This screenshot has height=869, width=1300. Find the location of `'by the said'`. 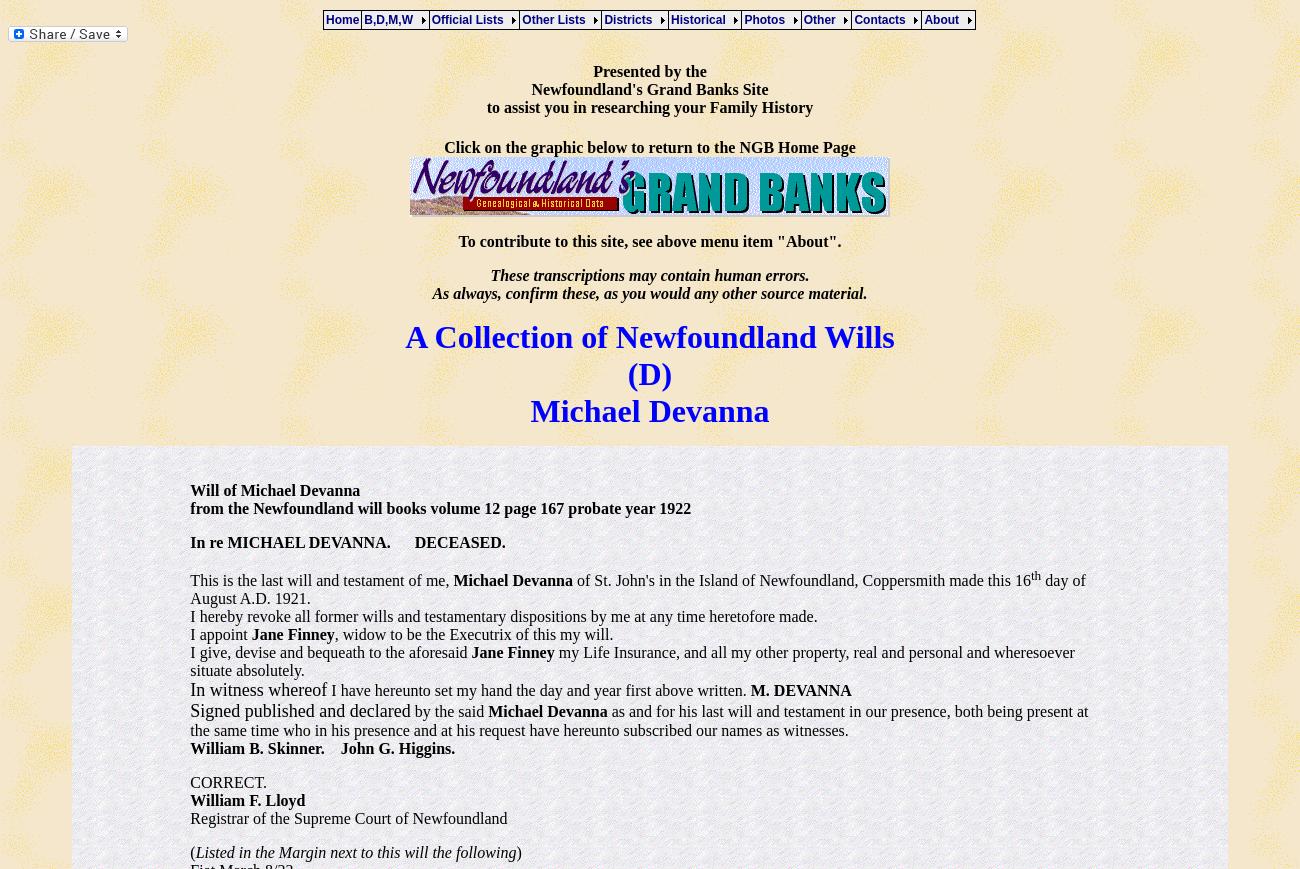

'by the said' is located at coordinates (448, 710).